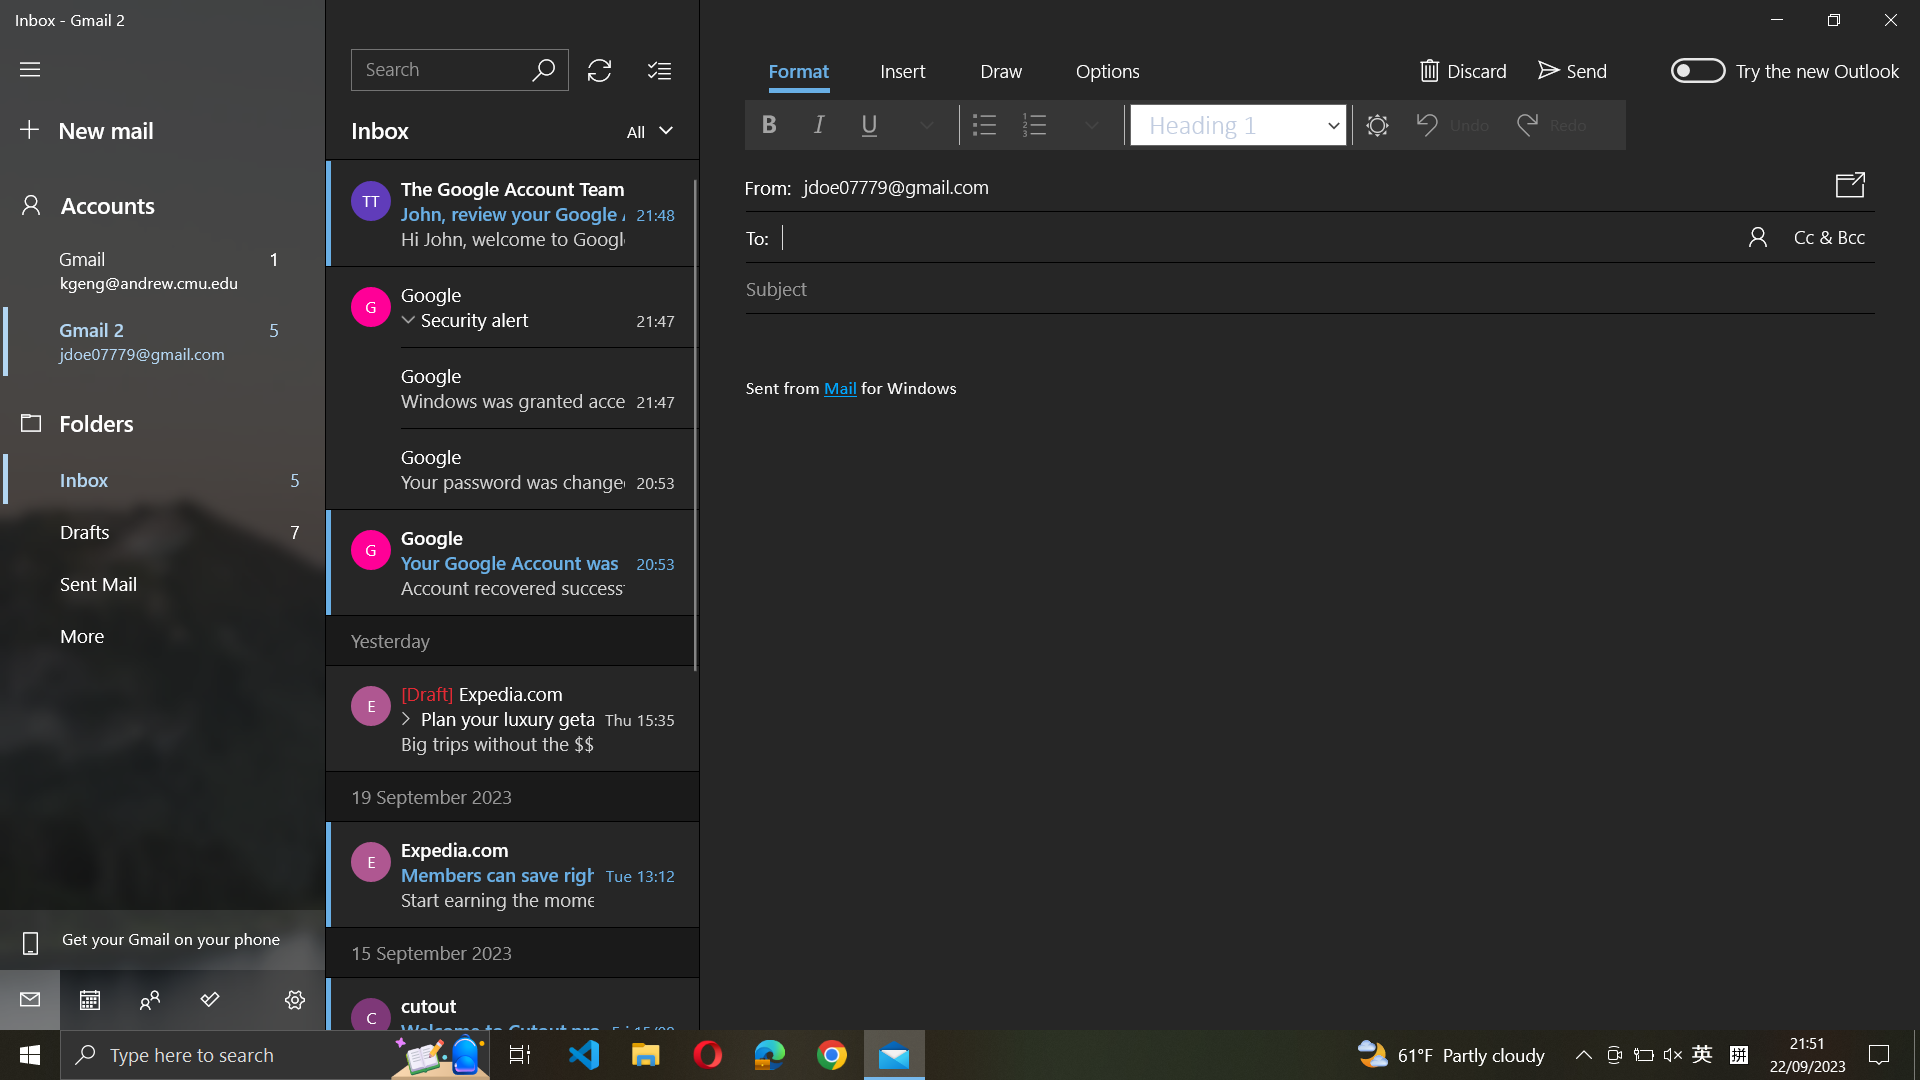 This screenshot has width=1920, height=1080. I want to click on Search for emails from Google, so click(459, 69).